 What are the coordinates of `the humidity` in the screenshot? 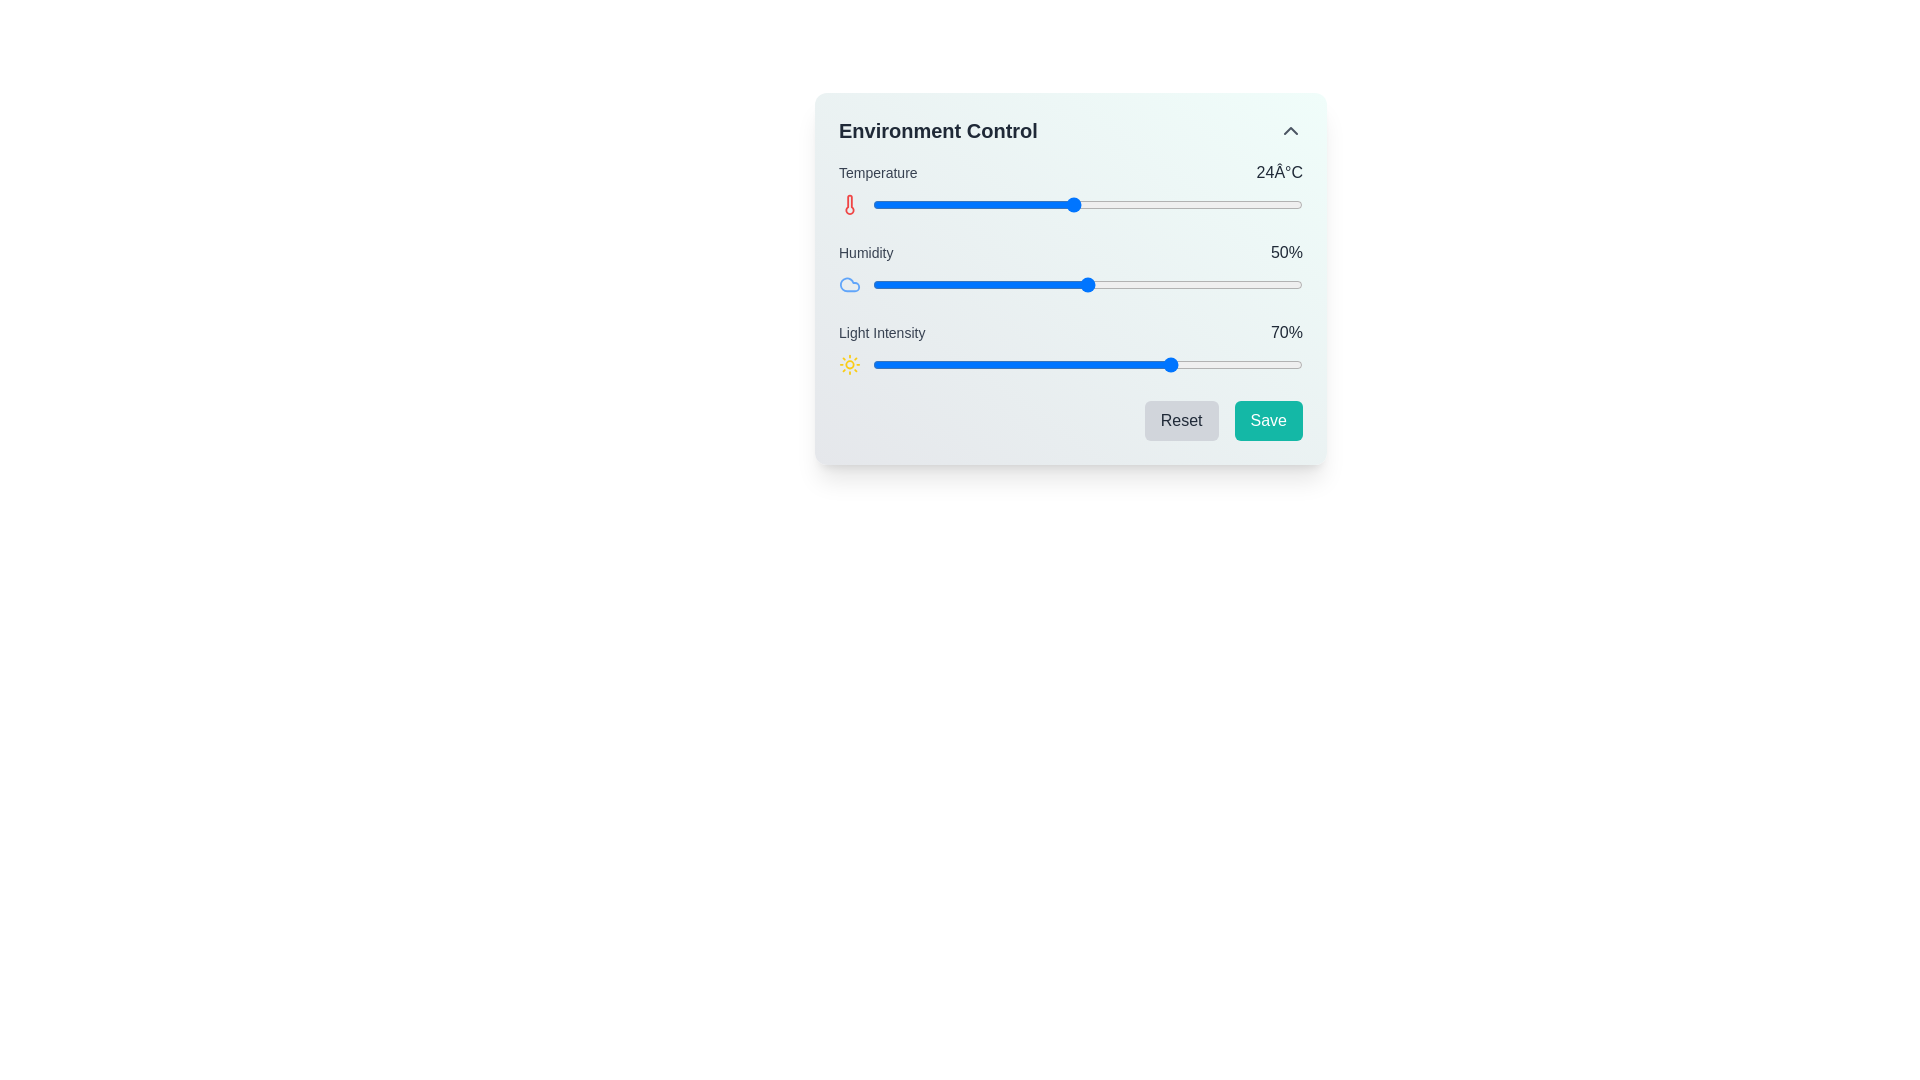 It's located at (1036, 285).